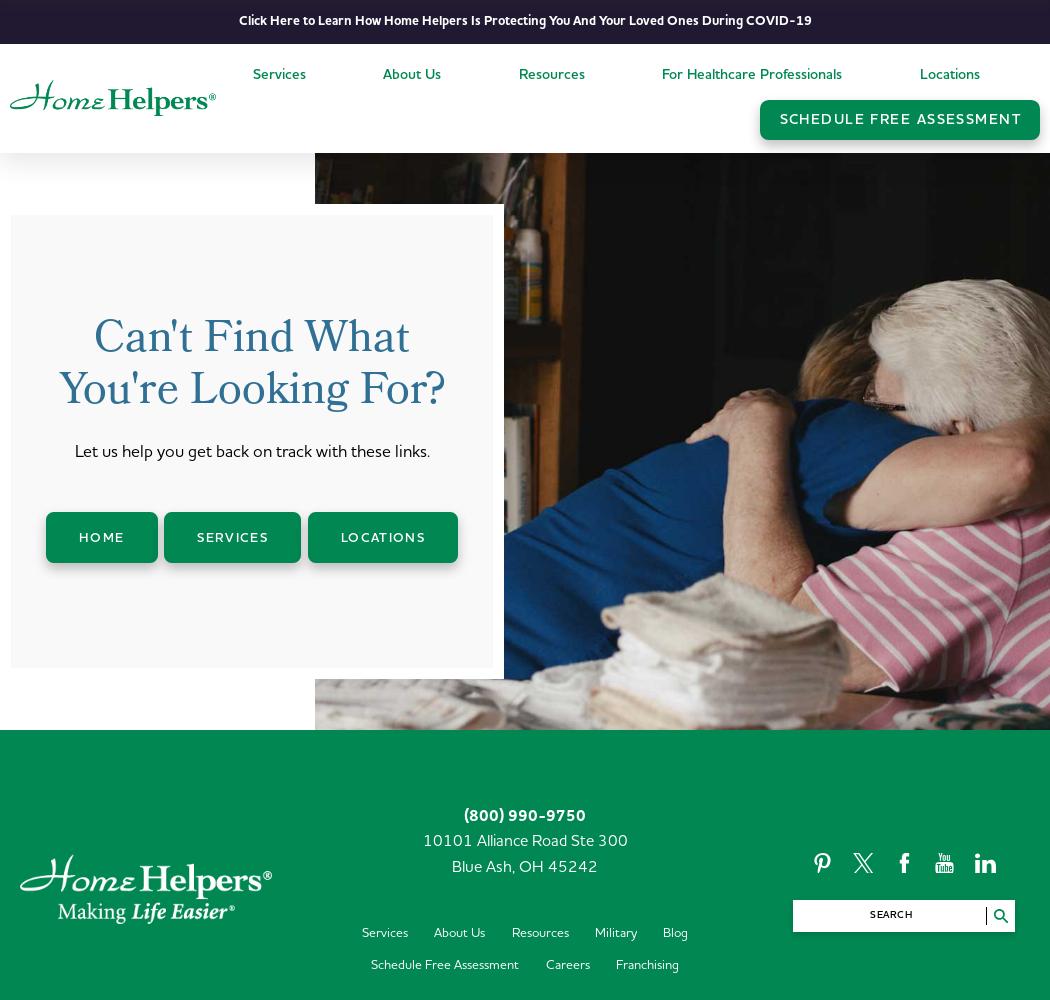  Describe the element at coordinates (452, 243) in the screenshot. I see `'Awards & Recognition'` at that location.